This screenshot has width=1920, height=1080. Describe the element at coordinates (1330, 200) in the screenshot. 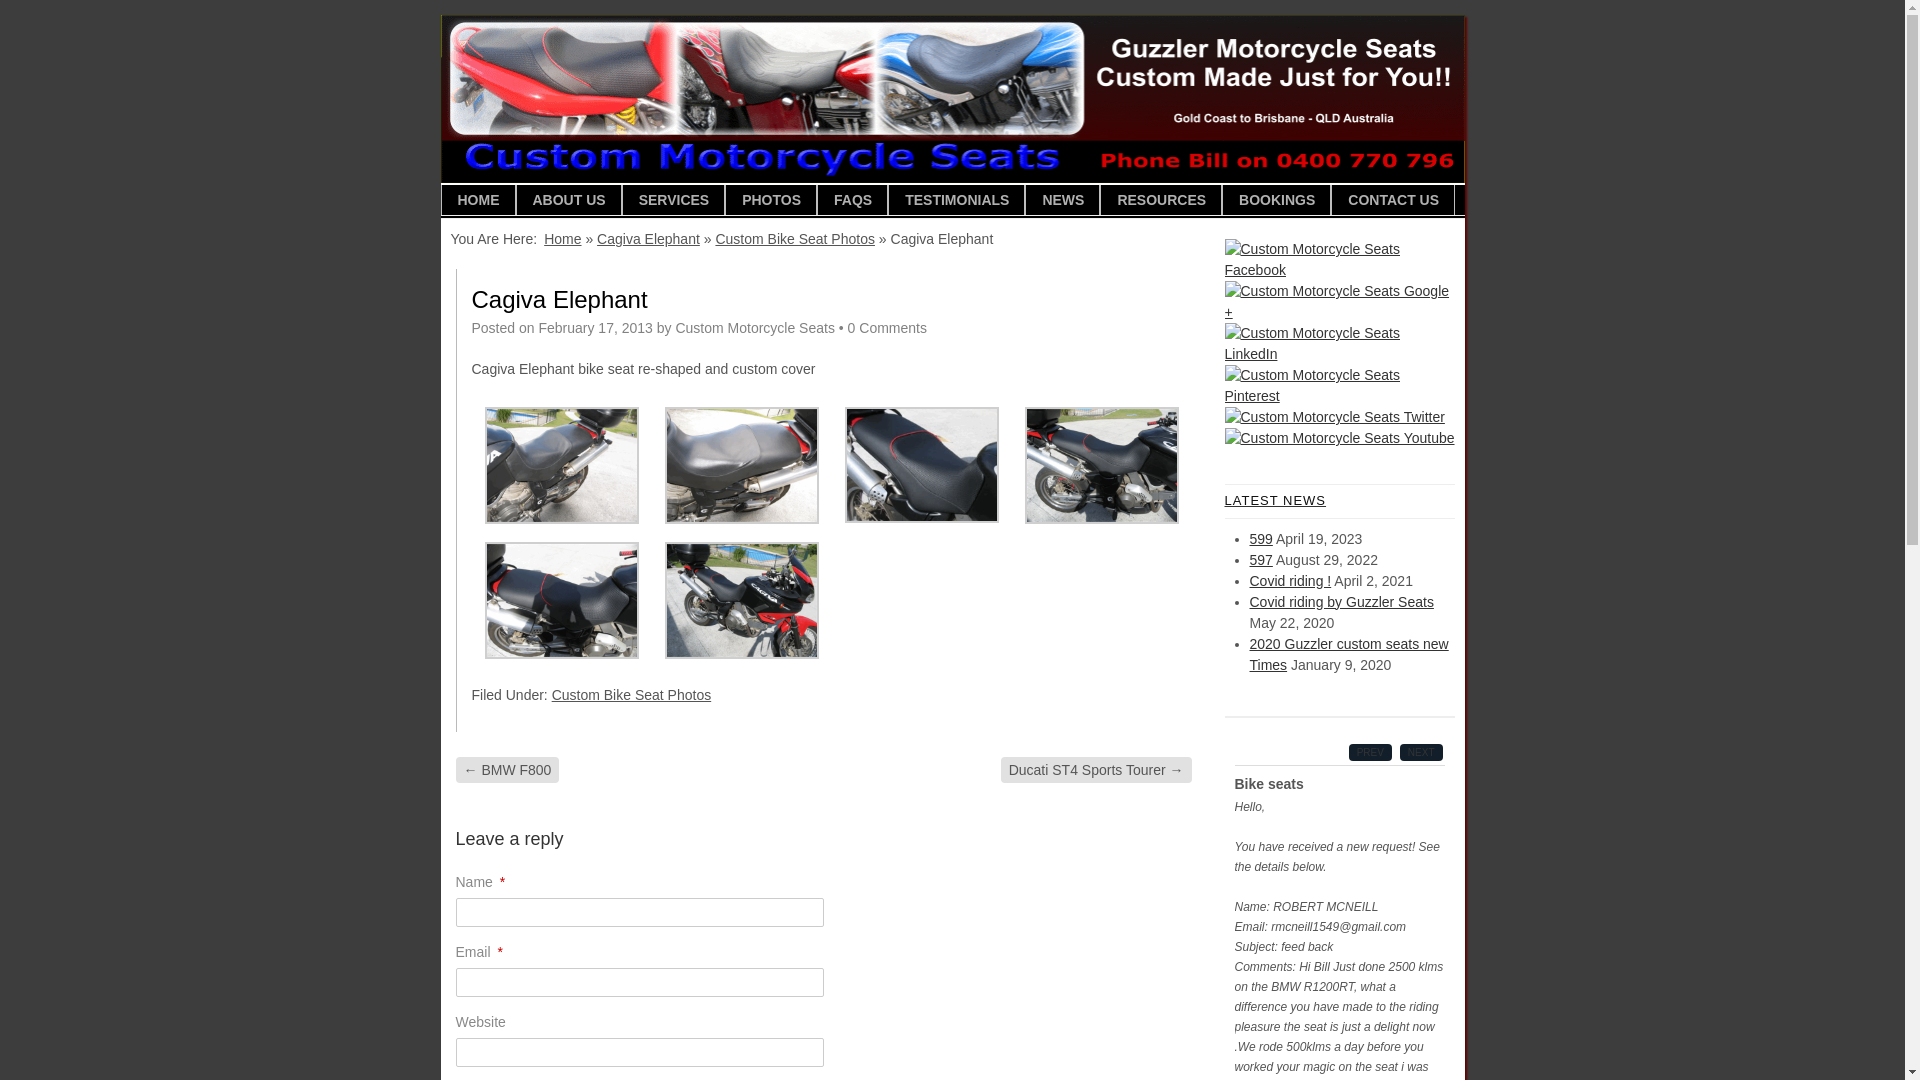

I see `'CONTACT US'` at that location.